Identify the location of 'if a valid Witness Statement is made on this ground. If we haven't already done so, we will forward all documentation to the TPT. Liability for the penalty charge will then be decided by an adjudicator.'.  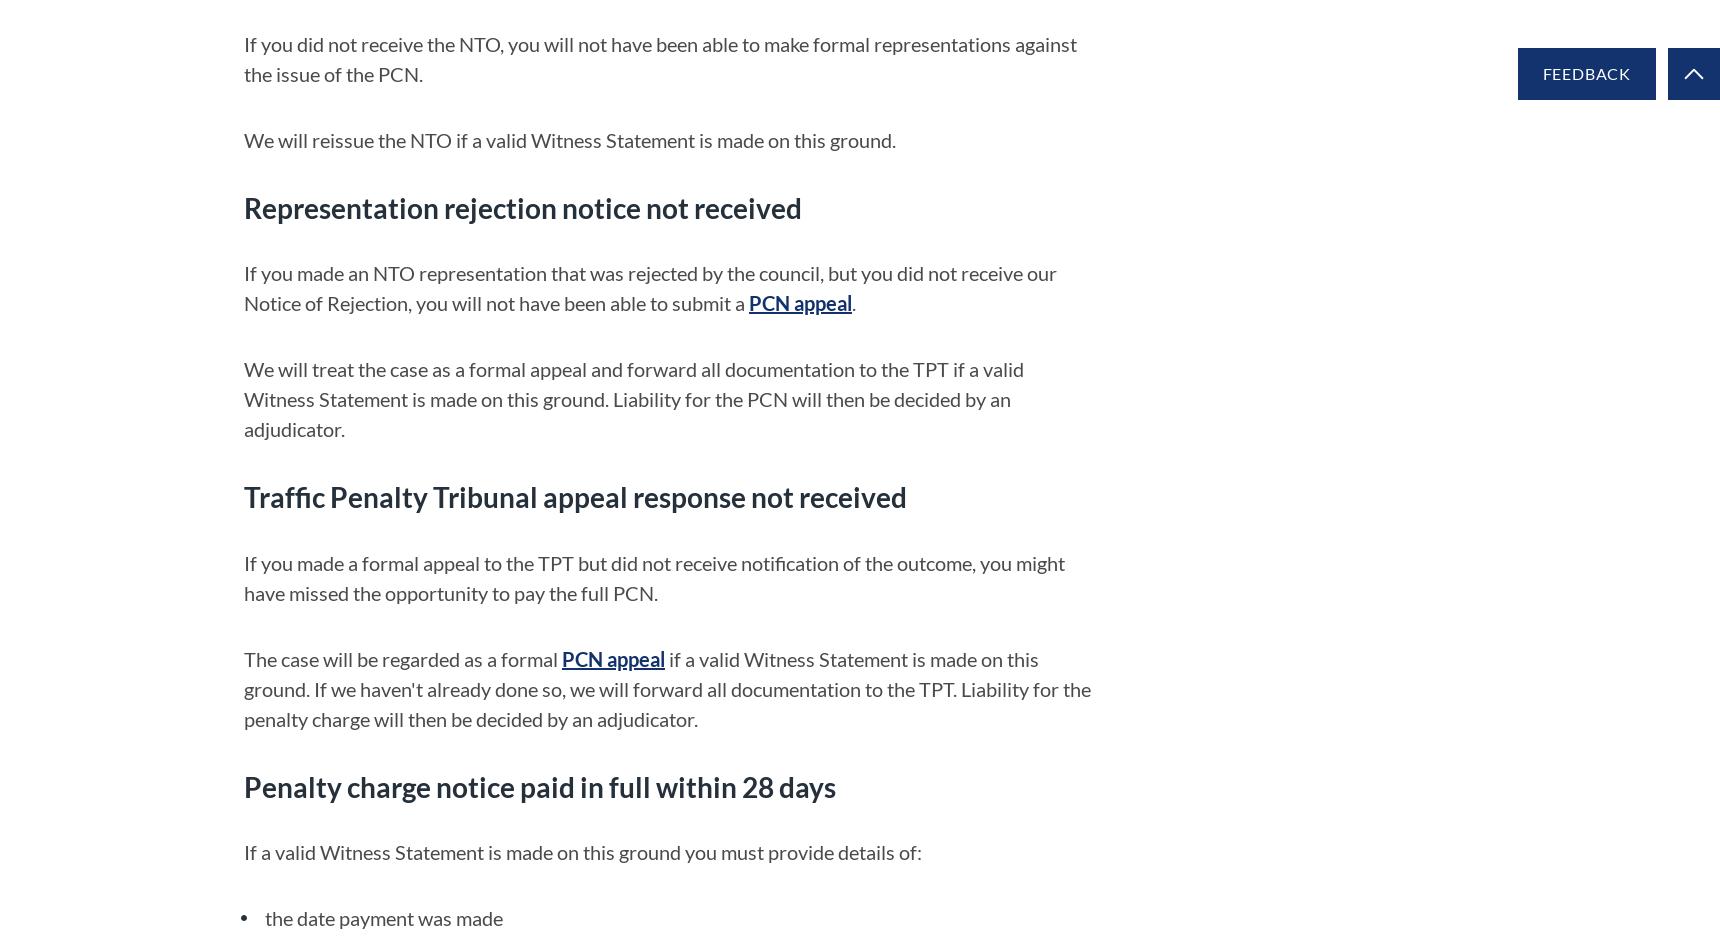
(667, 687).